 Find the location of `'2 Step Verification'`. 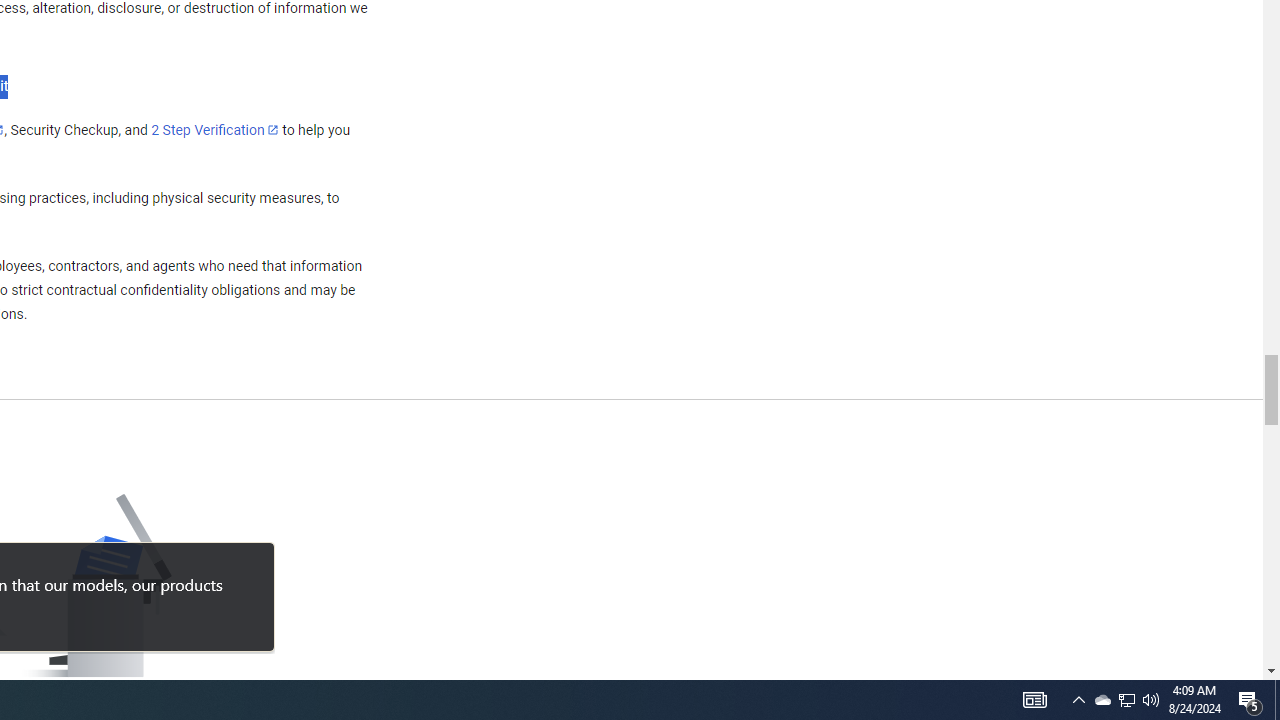

'2 Step Verification' is located at coordinates (215, 129).